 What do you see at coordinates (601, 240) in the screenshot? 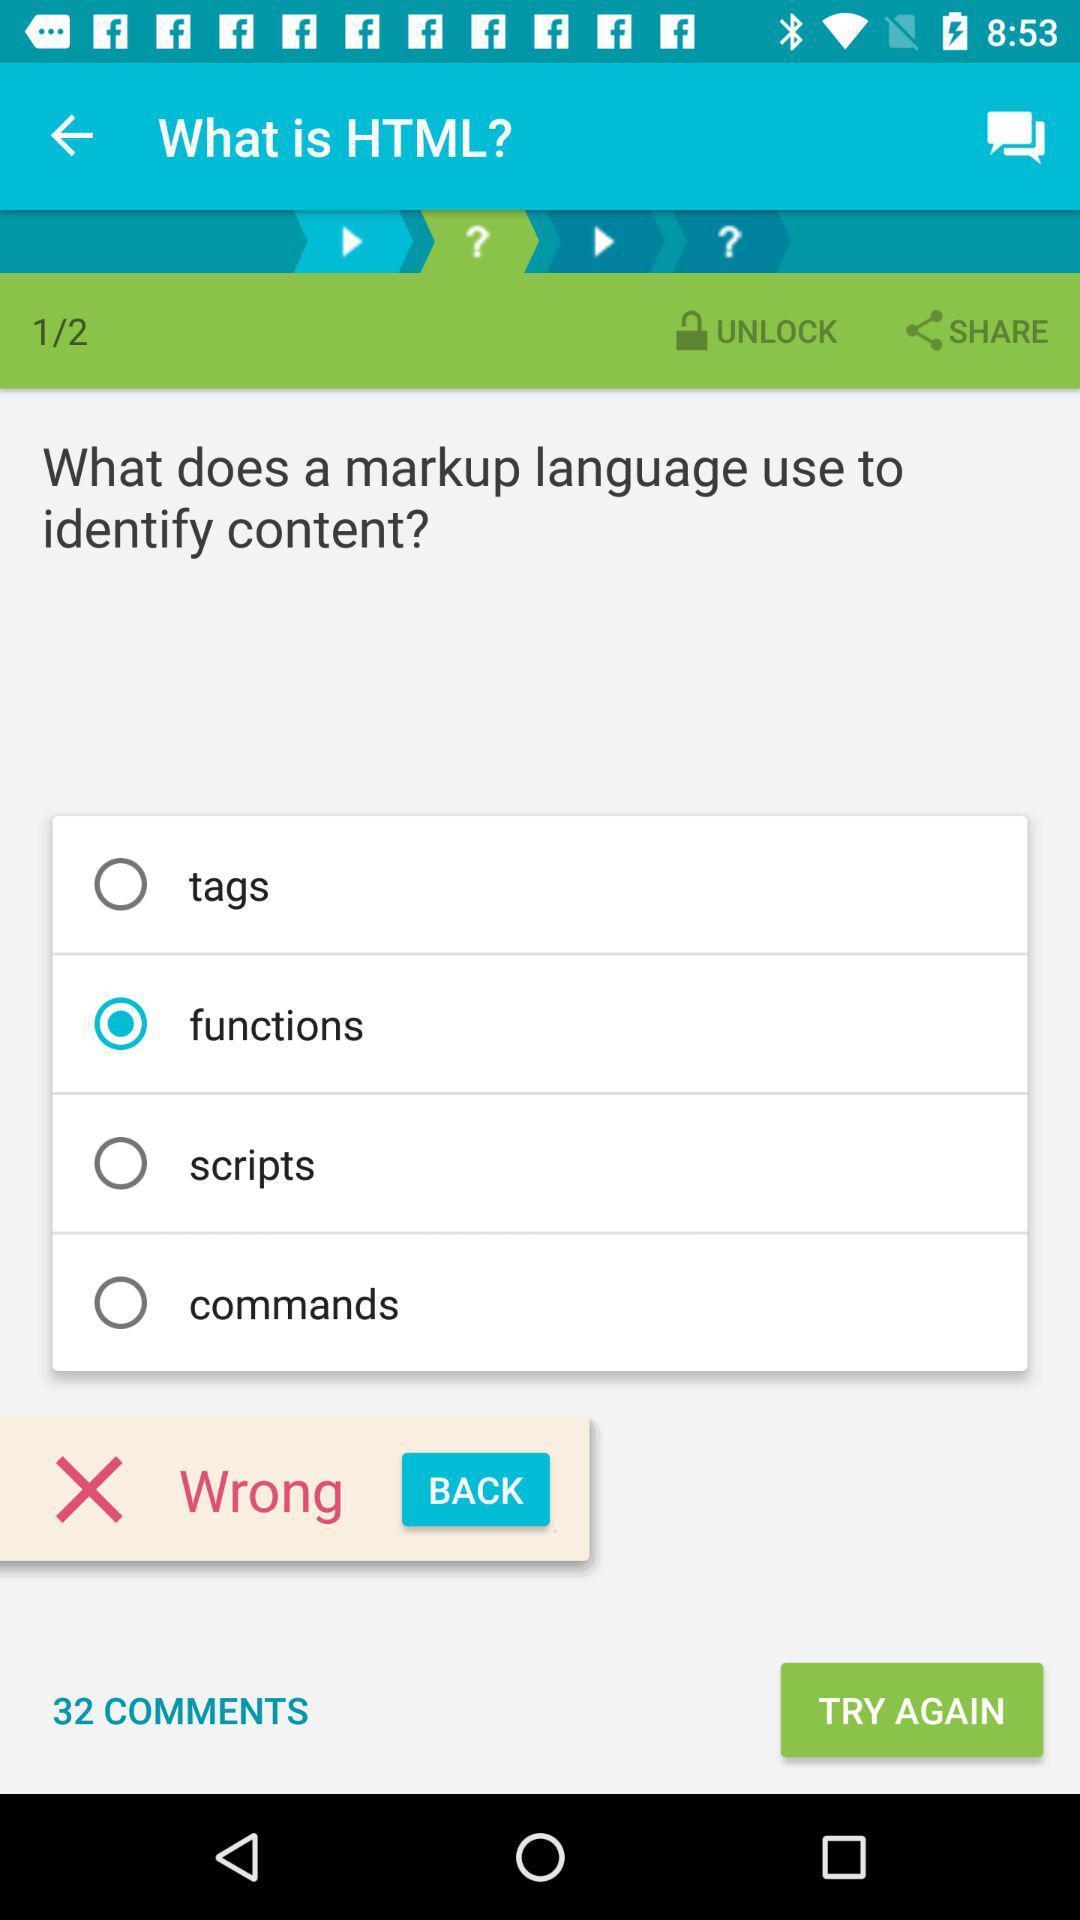
I see `the play icon` at bounding box center [601, 240].